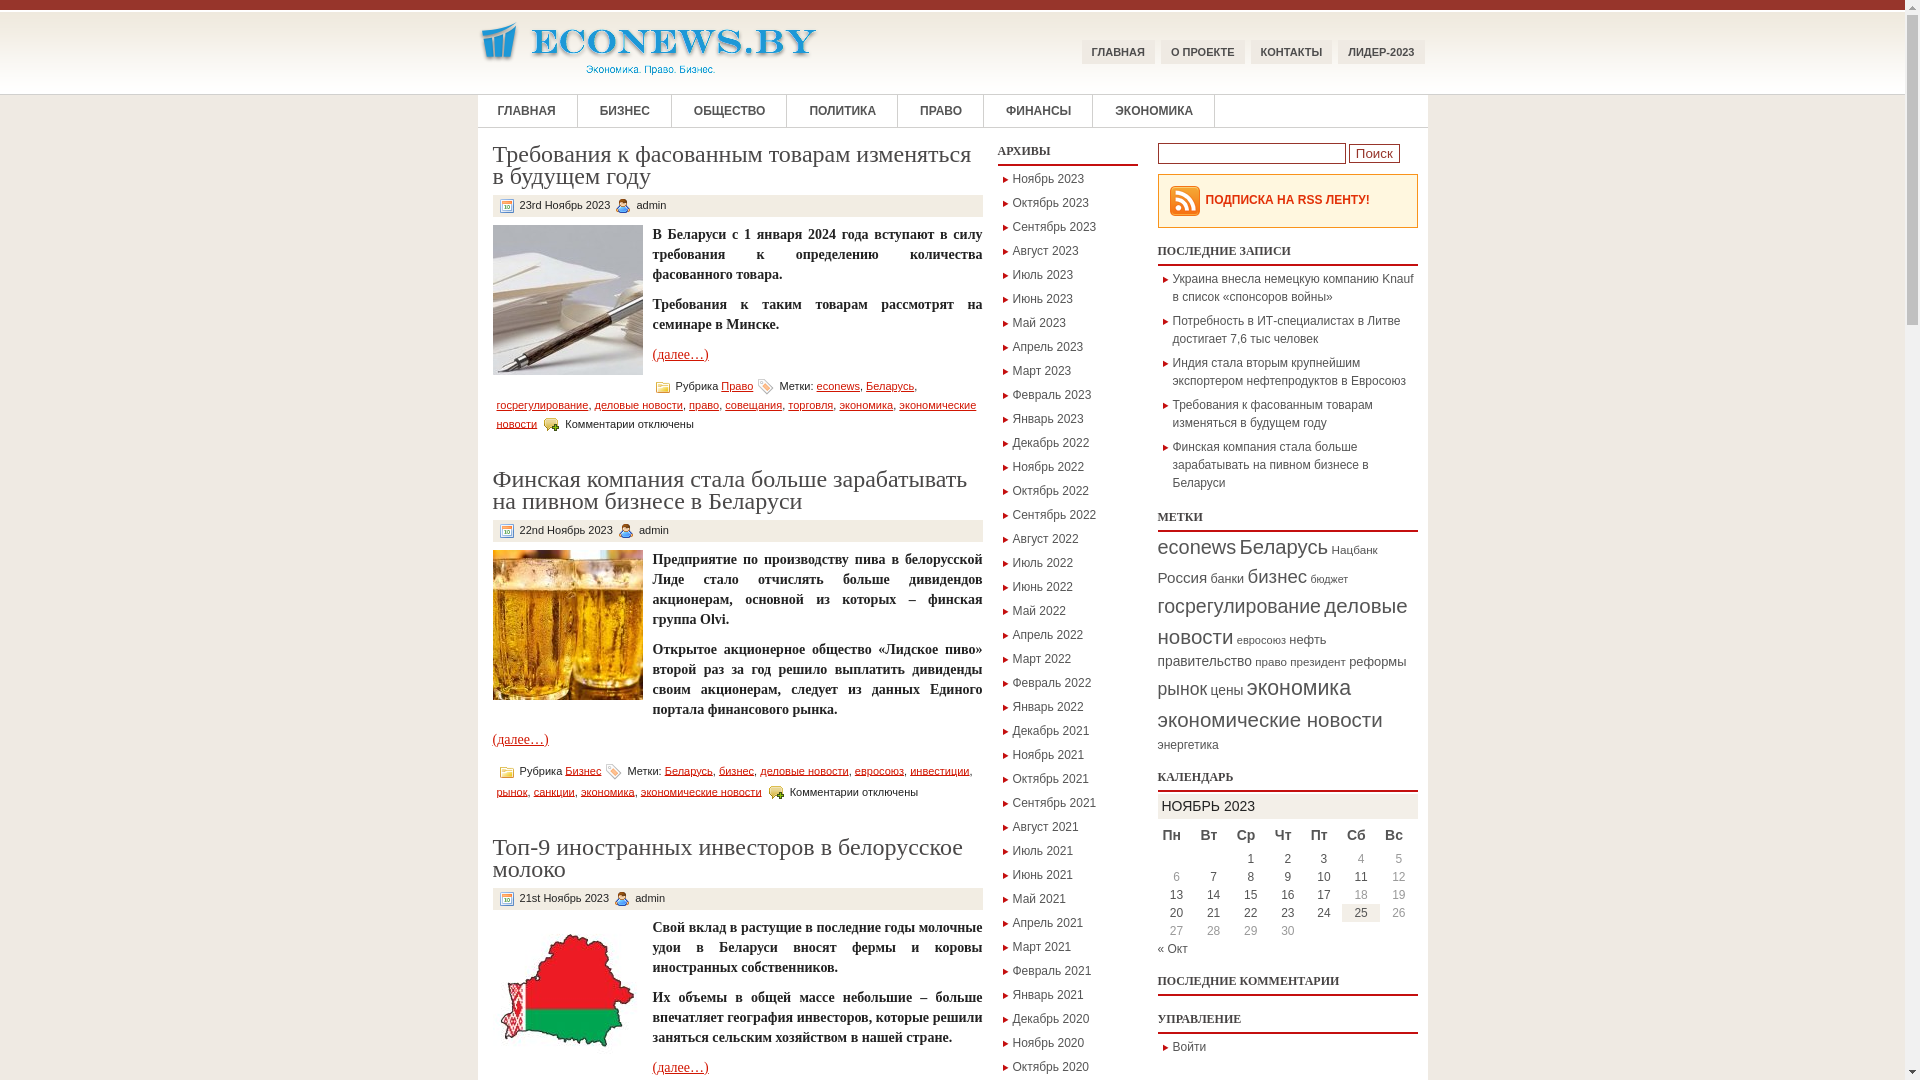 Image resolution: width=1920 pixels, height=1080 pixels. Describe the element at coordinates (1360, 875) in the screenshot. I see `'11'` at that location.